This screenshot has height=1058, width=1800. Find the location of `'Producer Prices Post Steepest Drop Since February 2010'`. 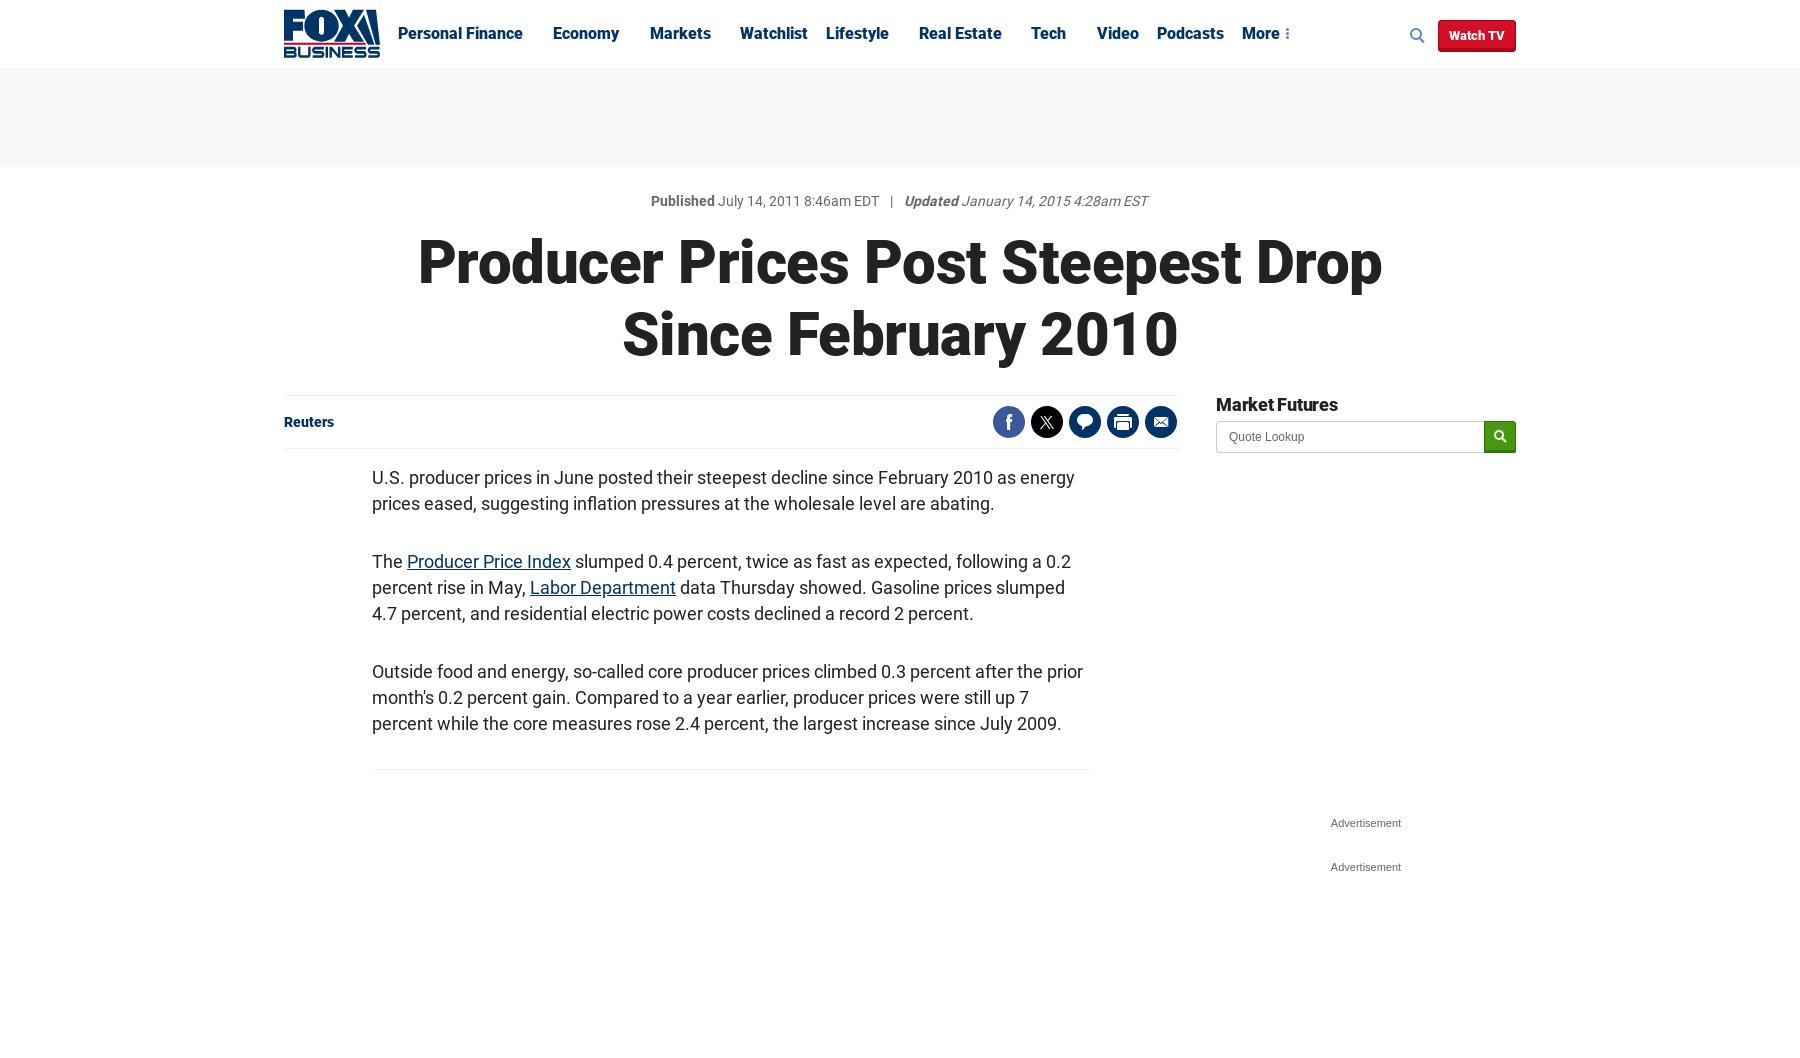

'Producer Prices Post Steepest Drop Since February 2010' is located at coordinates (417, 297).